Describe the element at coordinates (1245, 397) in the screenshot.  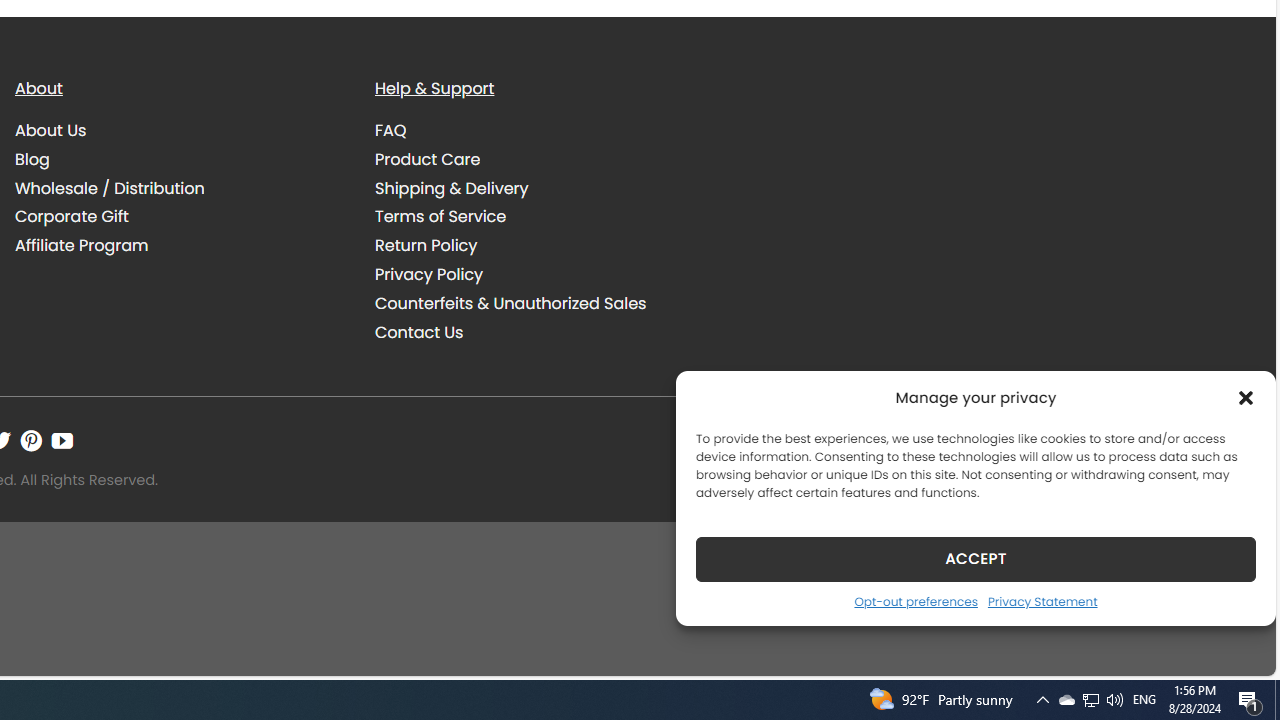
I see `'Class: cmplz-close'` at that location.